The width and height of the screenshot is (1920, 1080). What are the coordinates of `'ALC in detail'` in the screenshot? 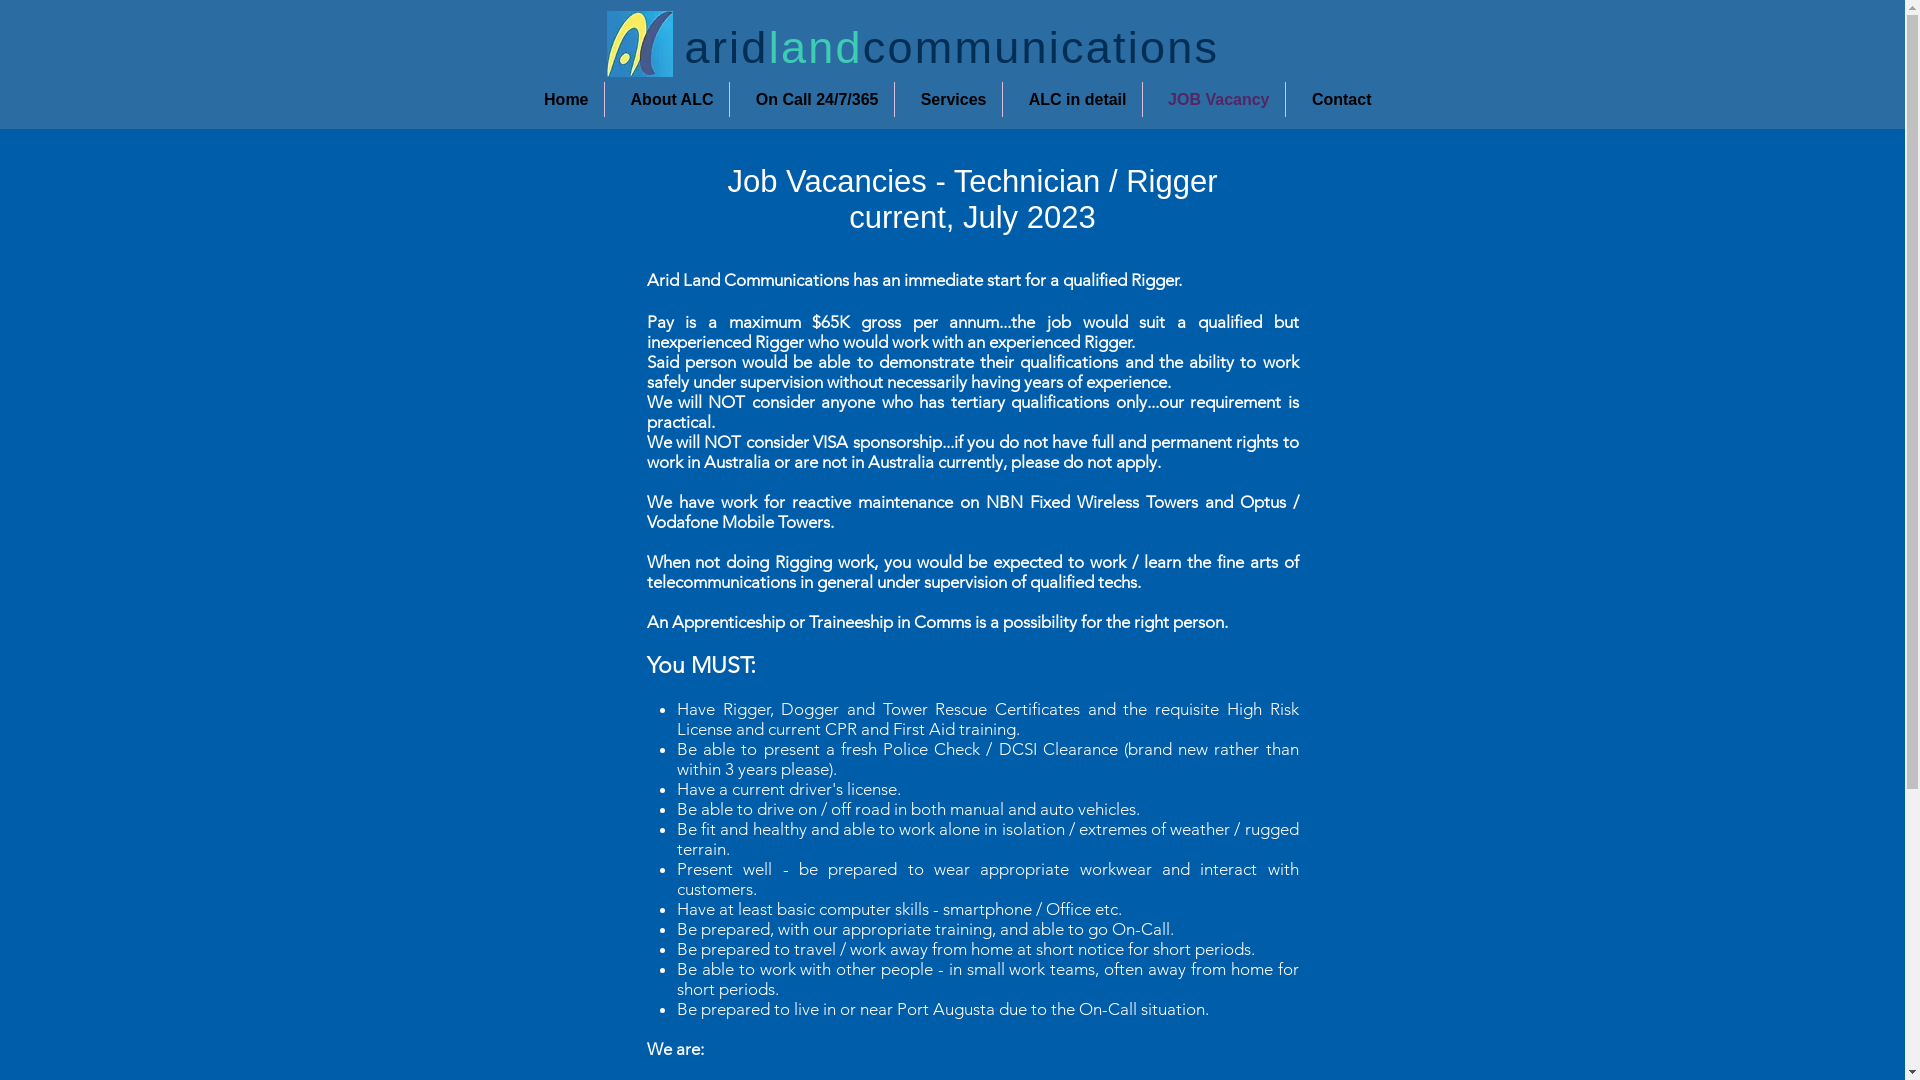 It's located at (1070, 99).